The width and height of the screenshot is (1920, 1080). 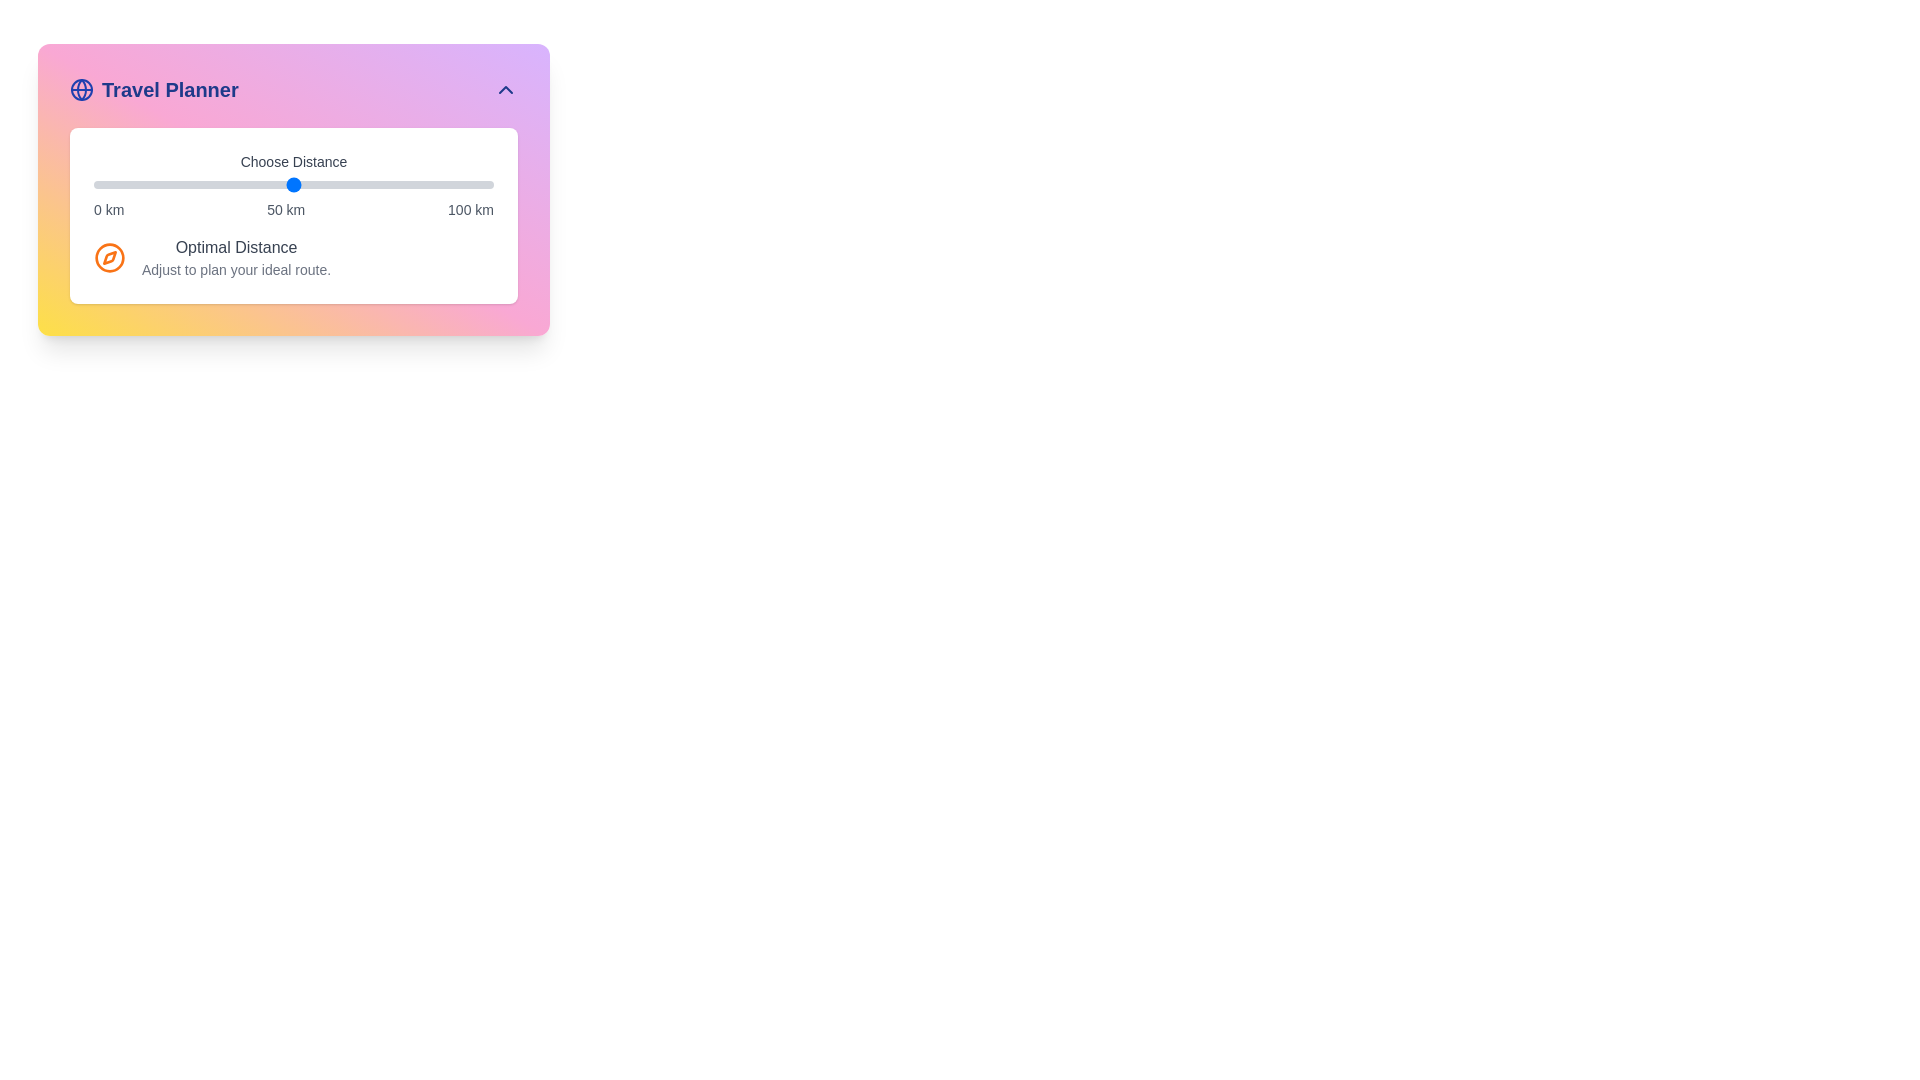 I want to click on the distance slider, so click(x=248, y=185).